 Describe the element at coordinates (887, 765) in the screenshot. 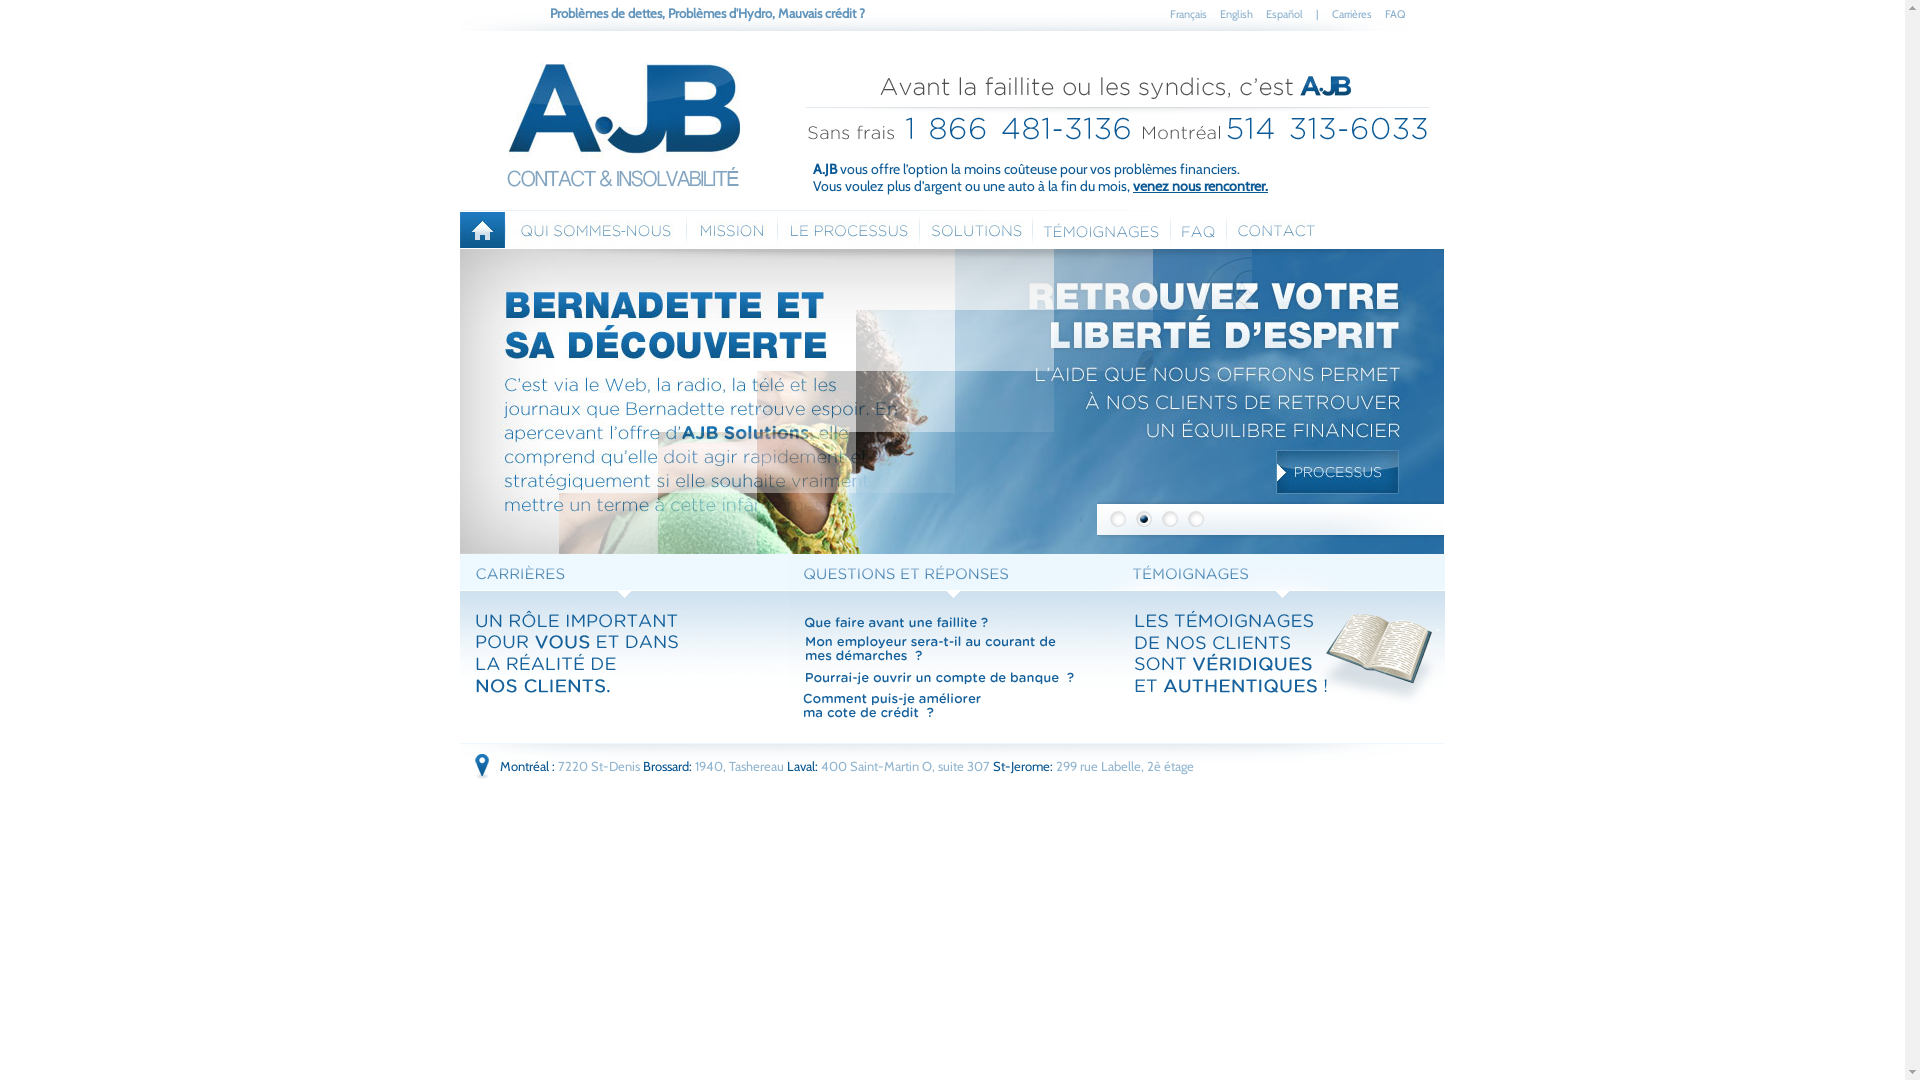

I see `'Laval: 400 Saint-Martin O, suite 307'` at that location.